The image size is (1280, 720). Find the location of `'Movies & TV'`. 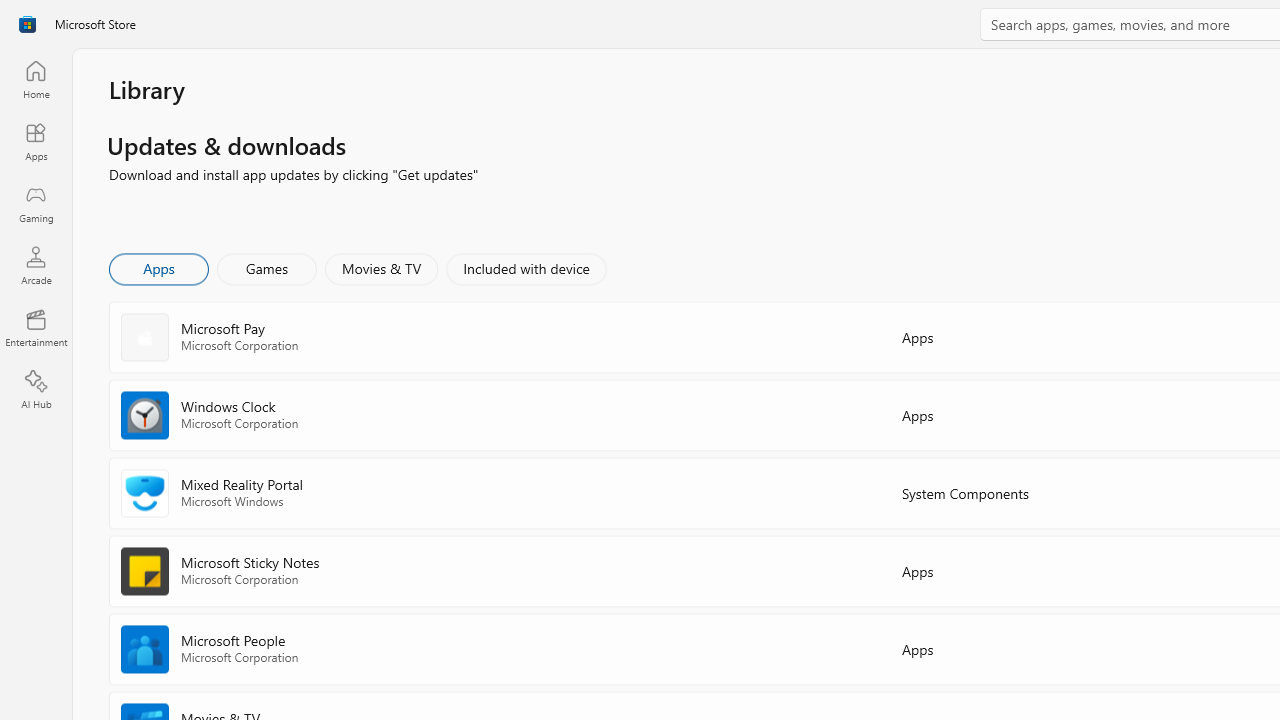

'Movies & TV' is located at coordinates (381, 267).